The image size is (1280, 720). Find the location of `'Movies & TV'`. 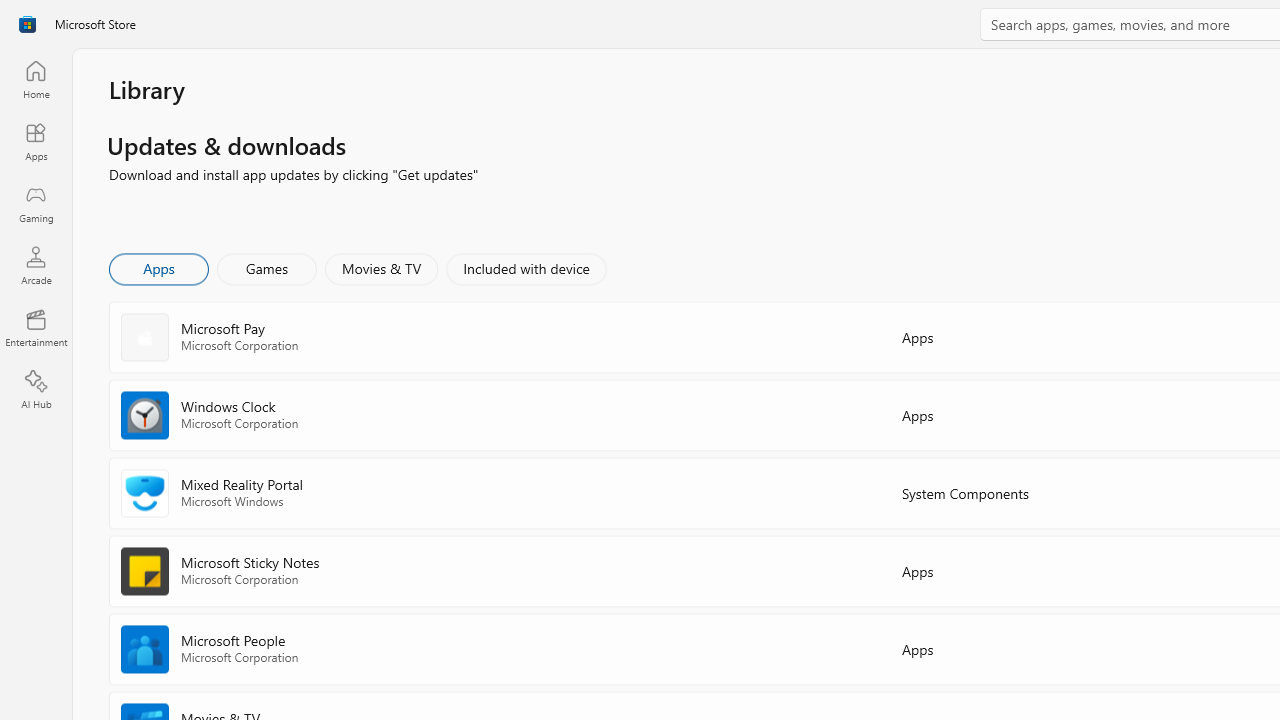

'Movies & TV' is located at coordinates (381, 267).